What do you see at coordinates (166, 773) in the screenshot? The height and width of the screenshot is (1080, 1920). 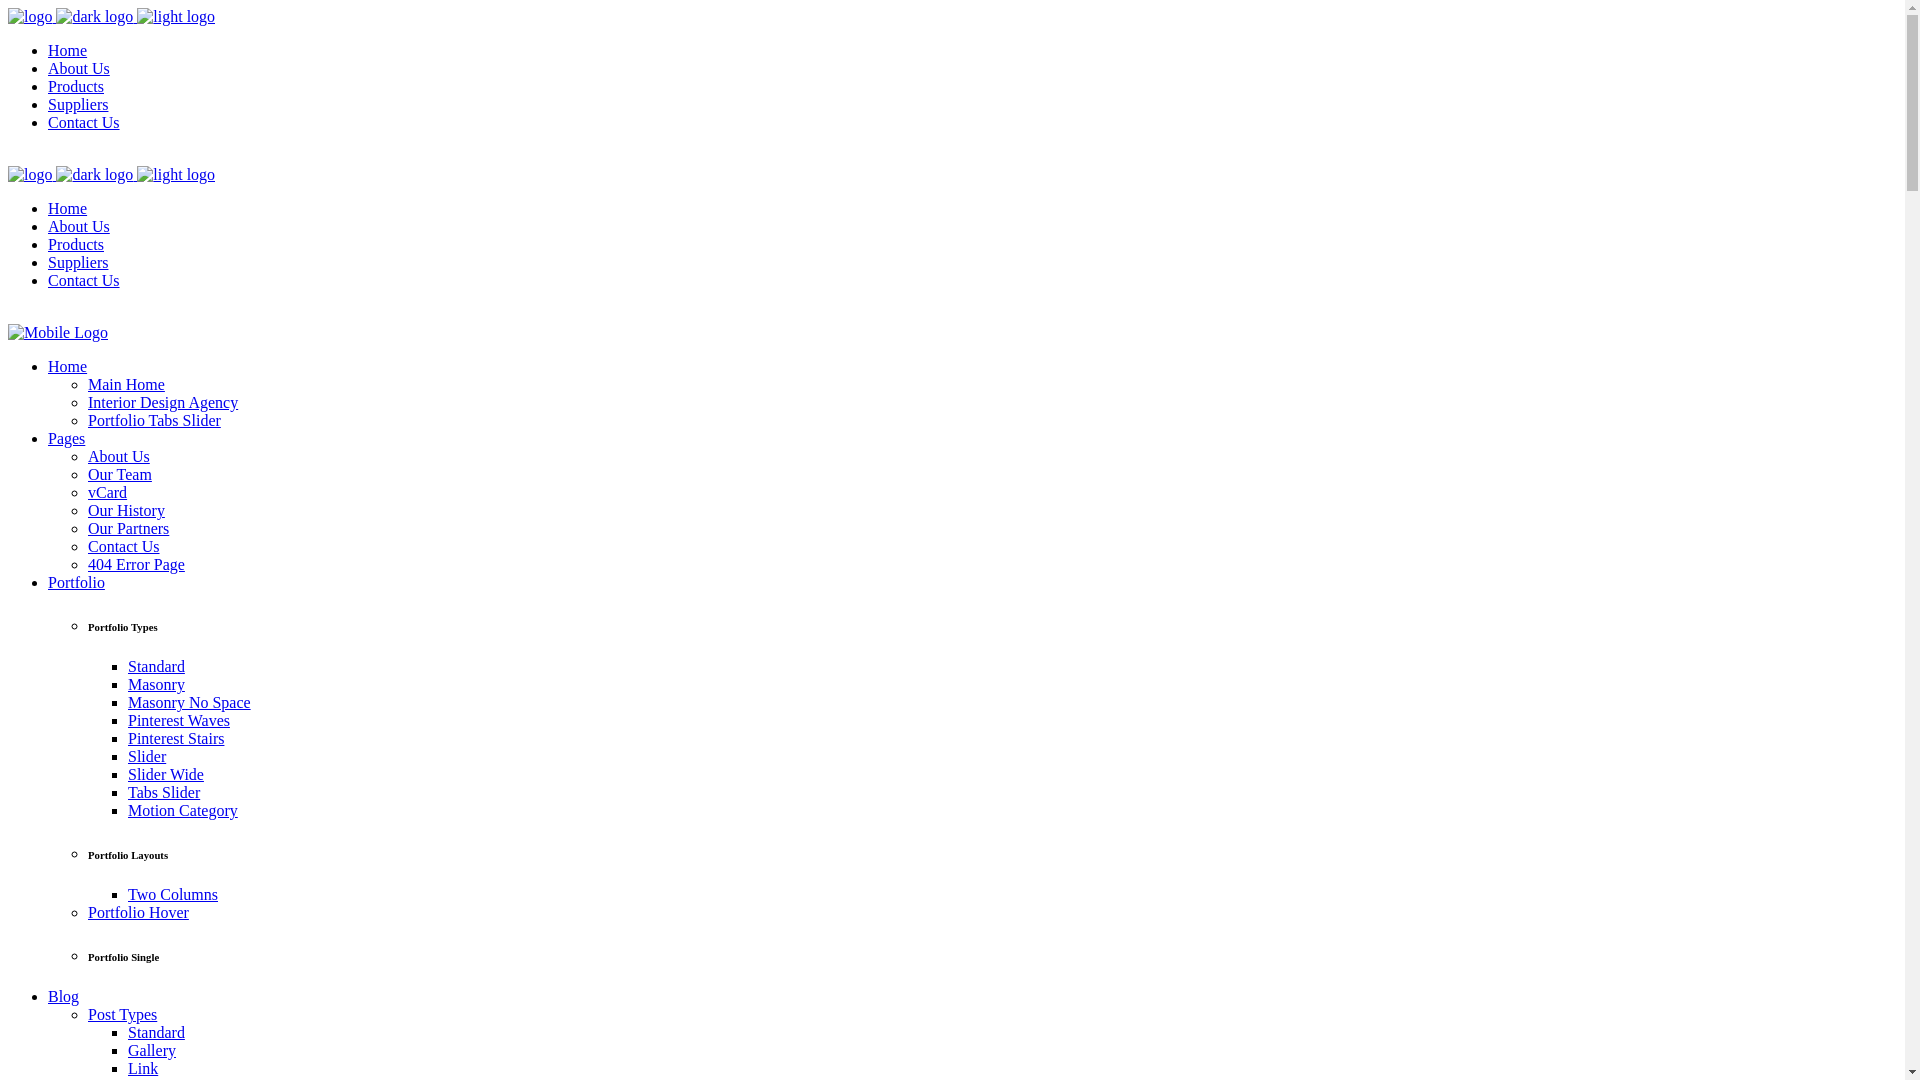 I see `'Slider Wide'` at bounding box center [166, 773].